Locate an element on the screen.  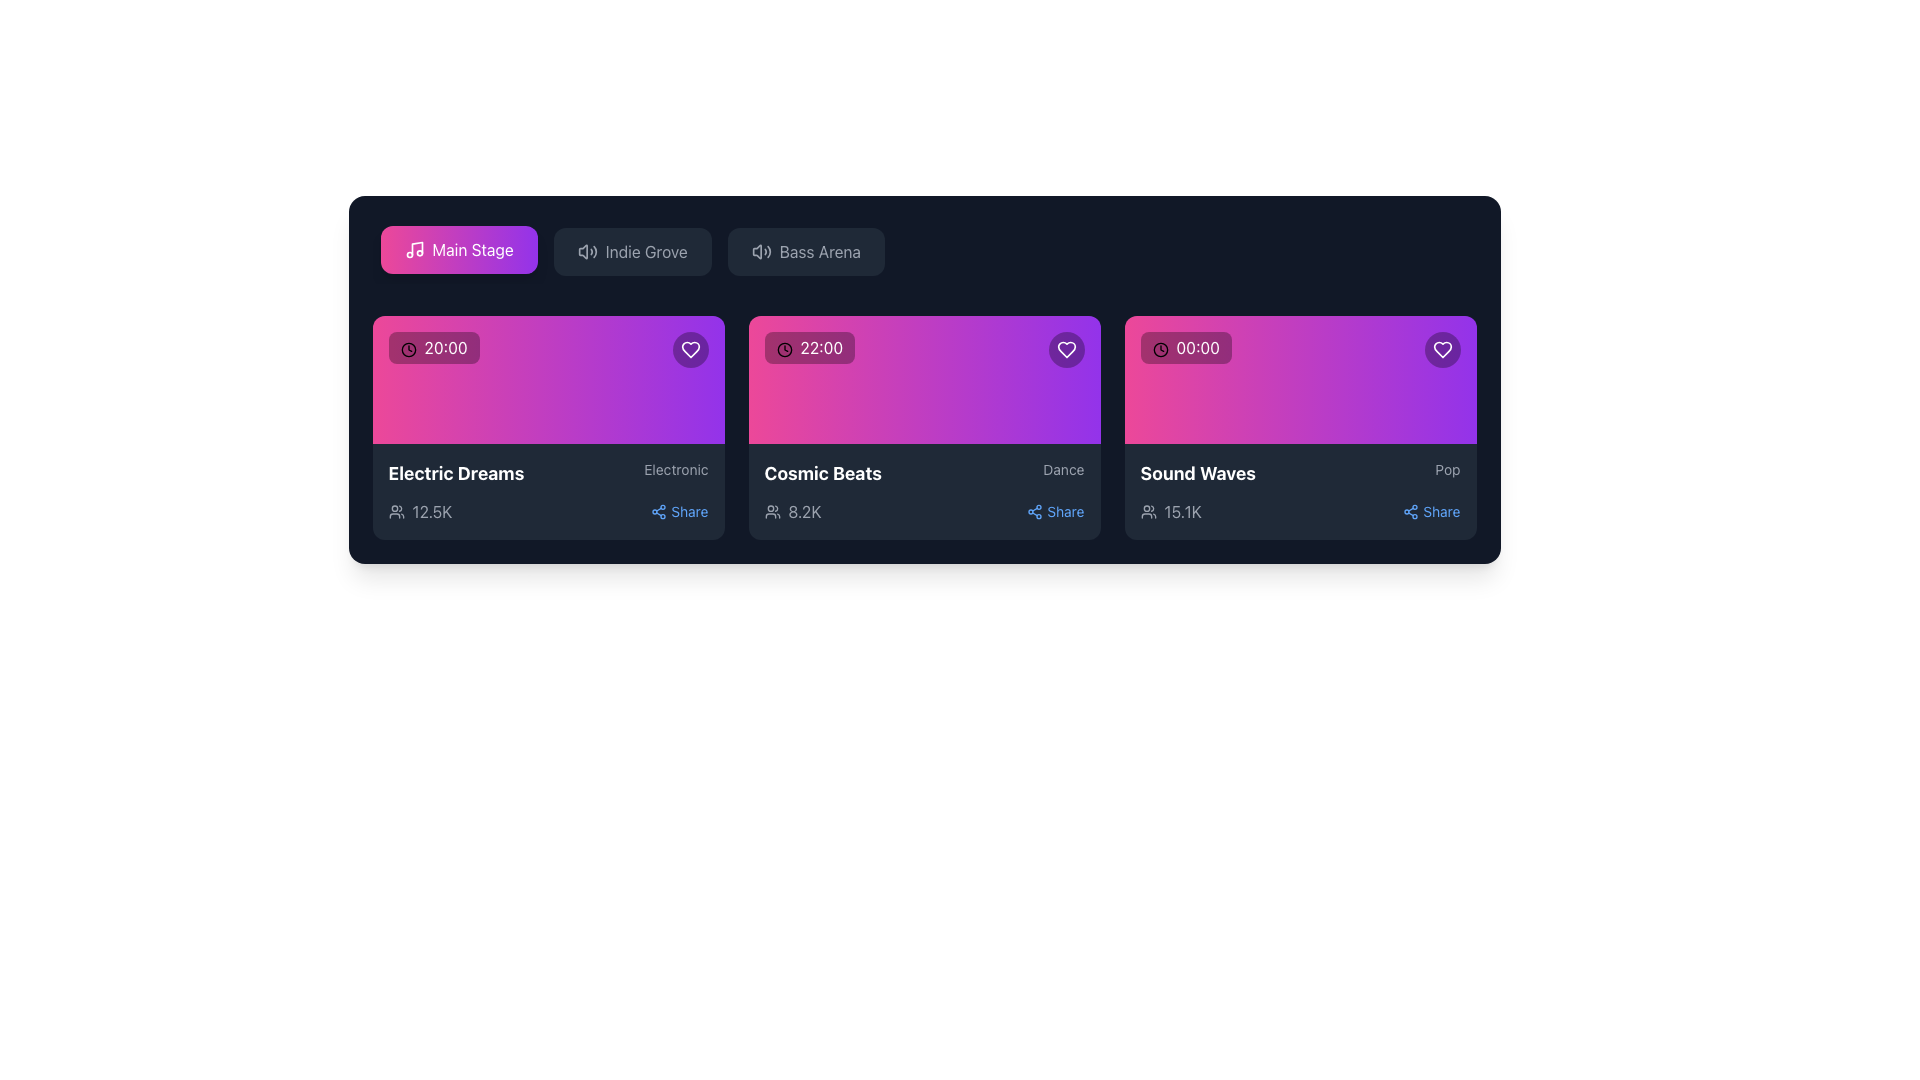
the sharing icon located to the left of the 'Share' text at the bottom of the 'Electric Dreams' card is located at coordinates (659, 511).